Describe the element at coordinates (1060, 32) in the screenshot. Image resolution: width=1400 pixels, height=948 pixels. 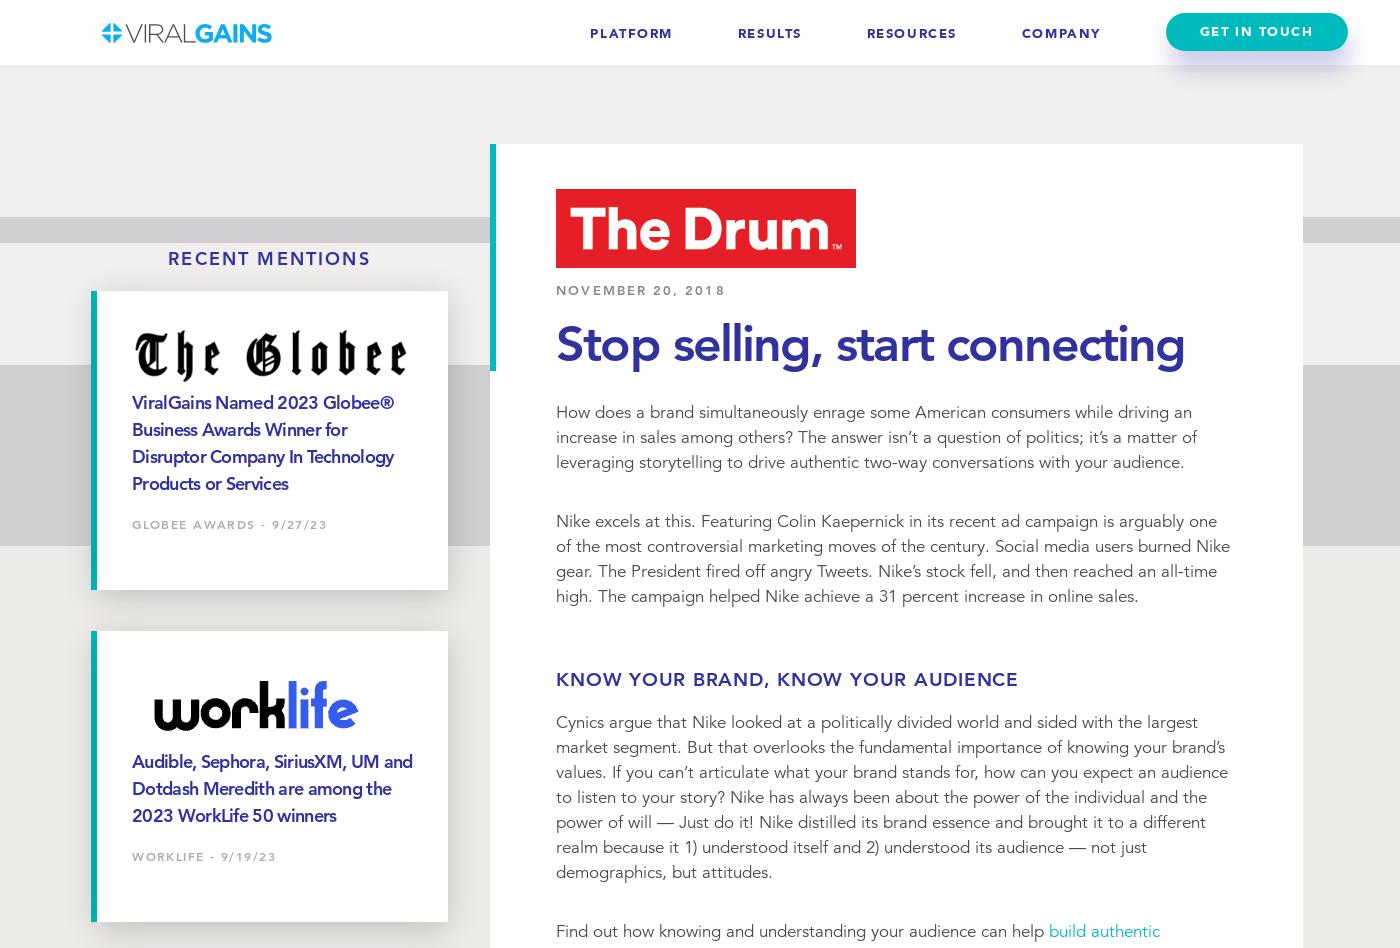
I see `'Company'` at that location.